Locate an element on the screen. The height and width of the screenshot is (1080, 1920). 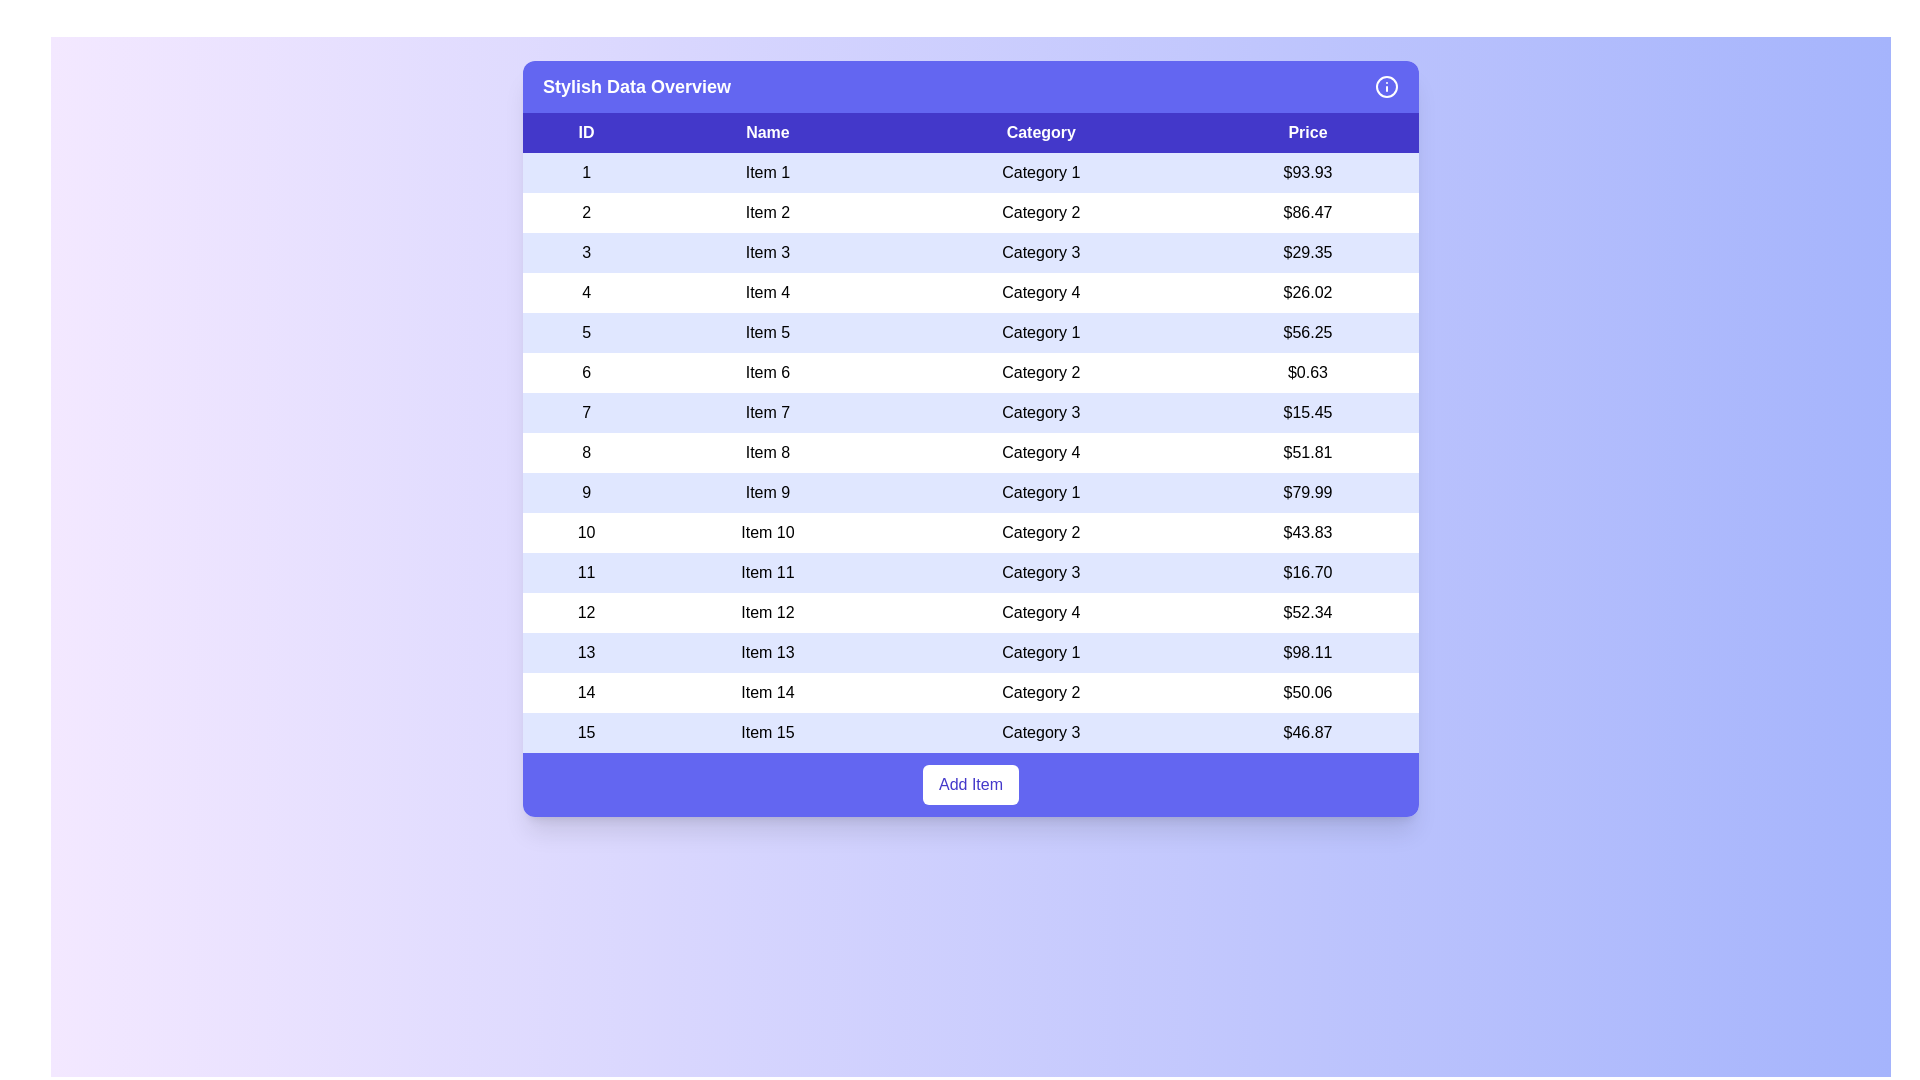
'Add Item' button to perform the intended action is located at coordinates (970, 784).